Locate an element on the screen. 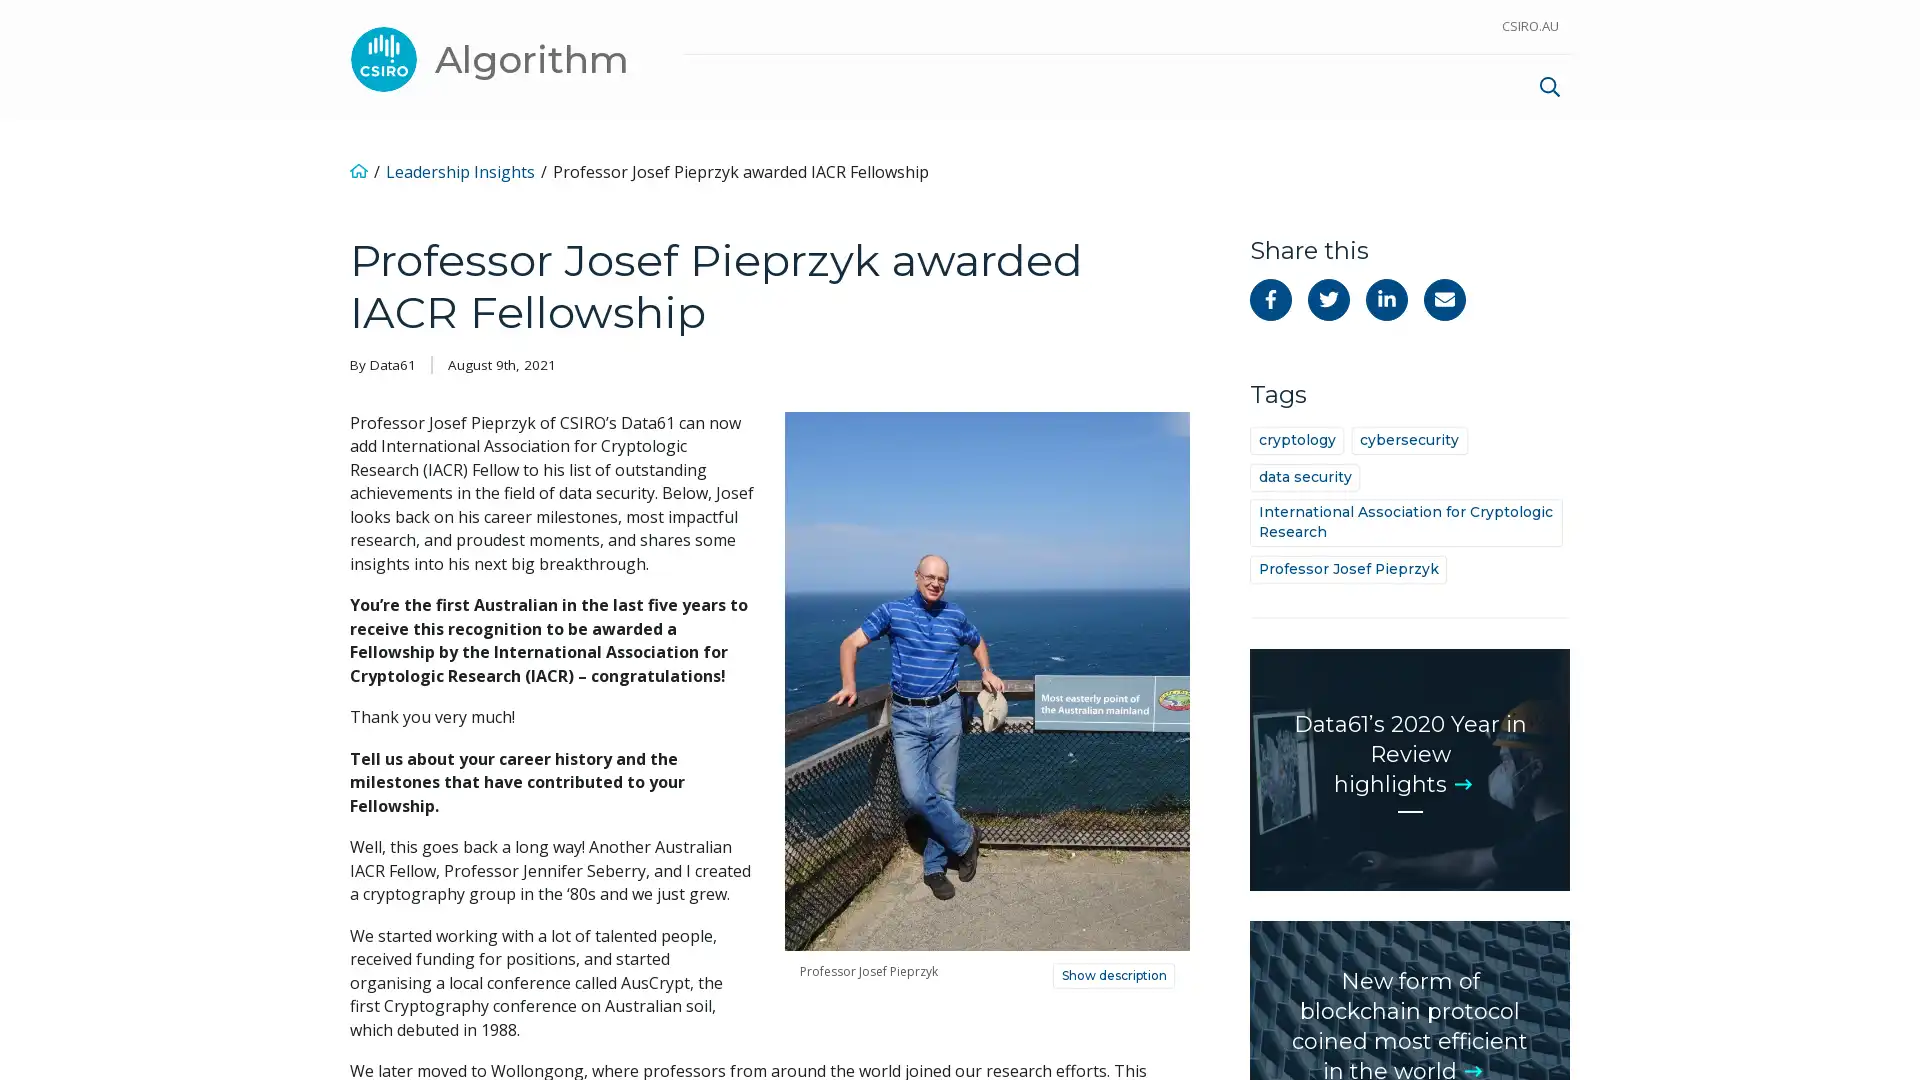  Show submenu is located at coordinates (1384, 83).